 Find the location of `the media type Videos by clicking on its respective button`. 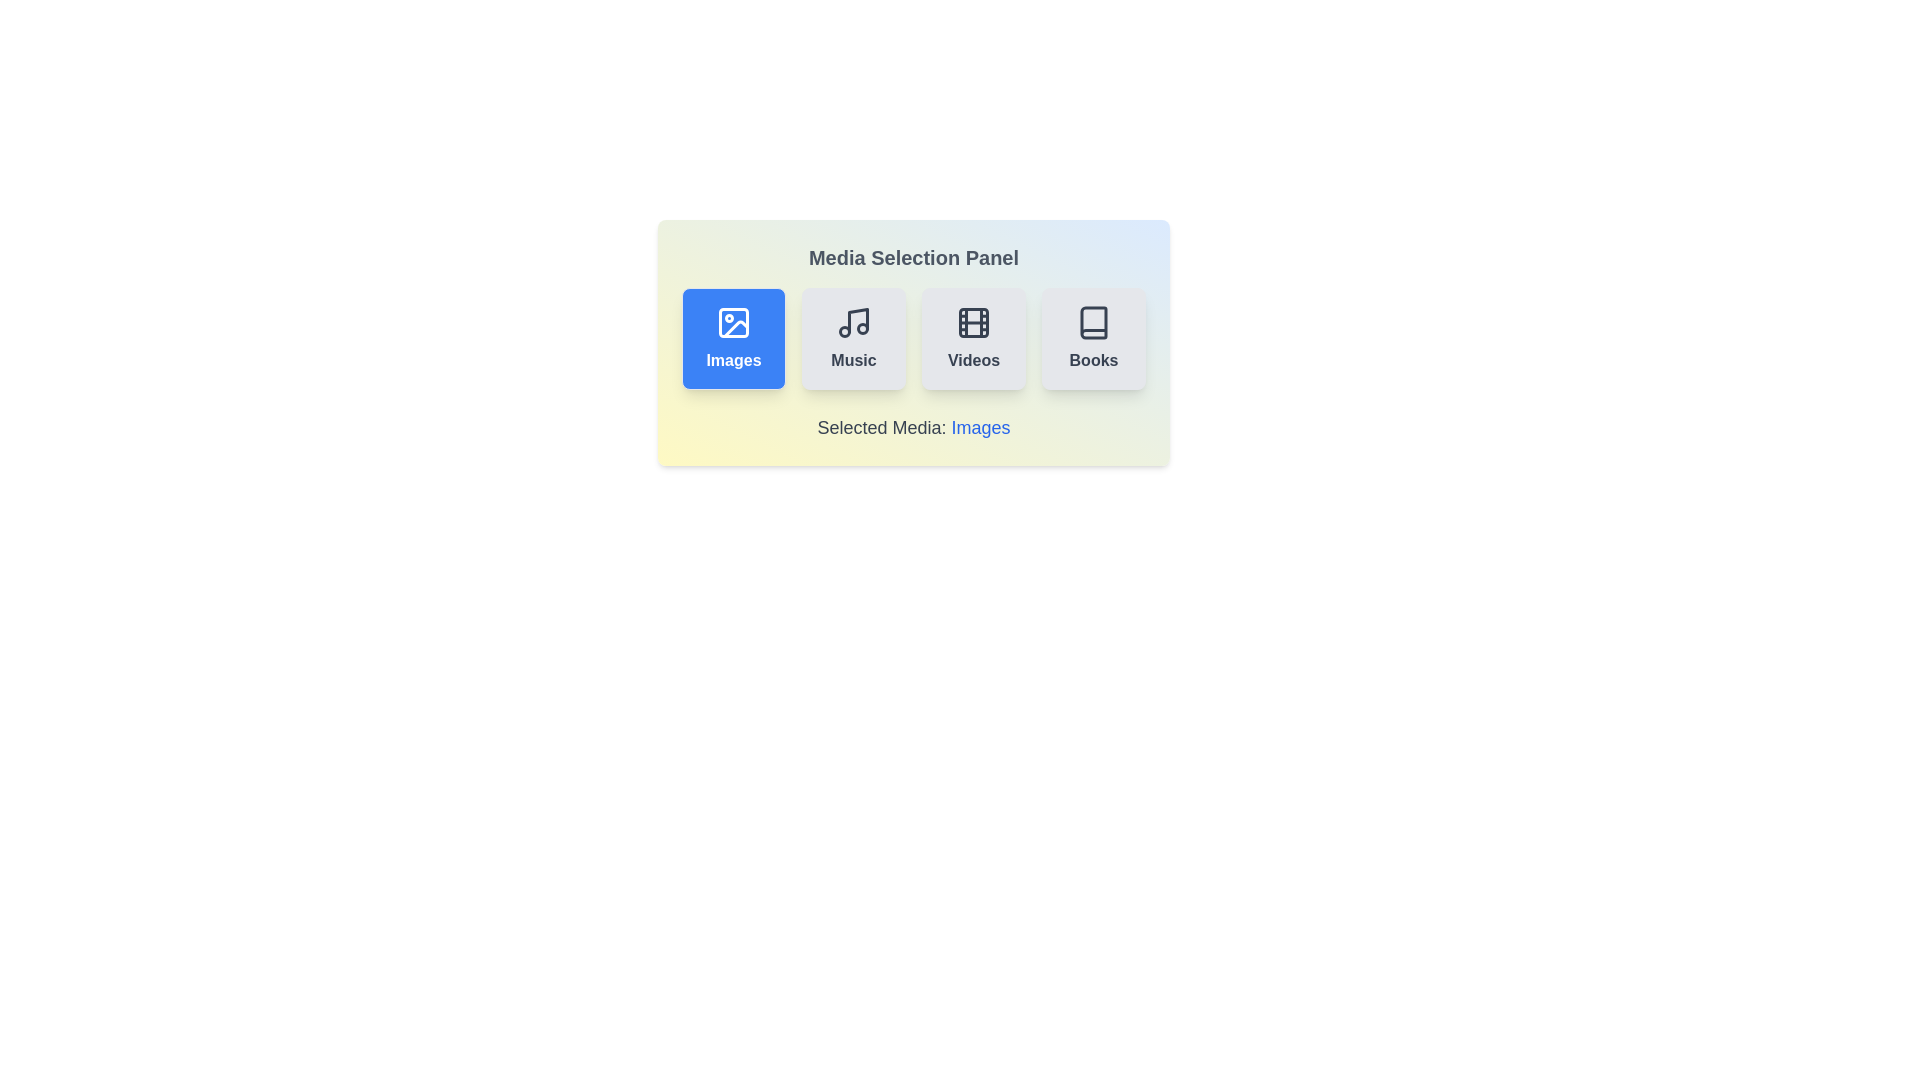

the media type Videos by clicking on its respective button is located at coordinates (974, 338).